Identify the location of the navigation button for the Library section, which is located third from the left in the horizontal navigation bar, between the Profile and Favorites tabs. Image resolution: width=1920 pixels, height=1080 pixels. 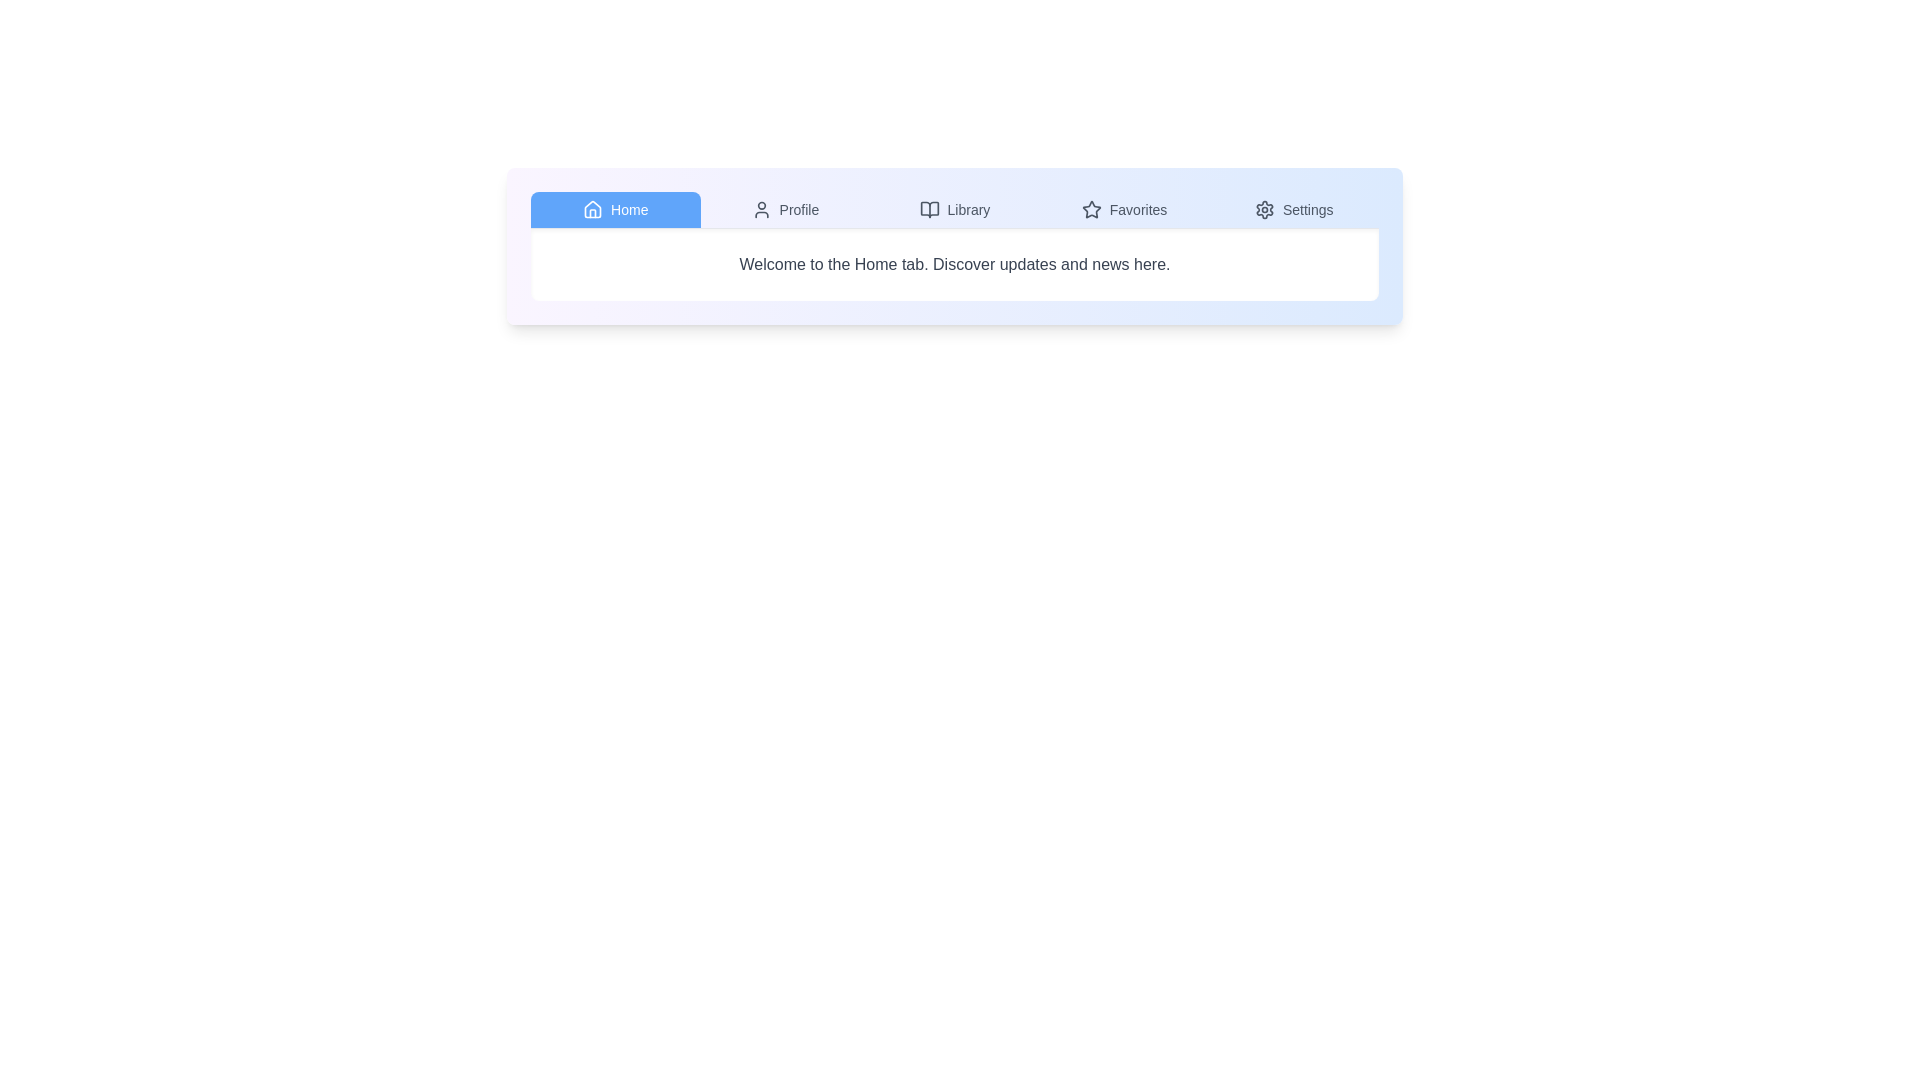
(954, 209).